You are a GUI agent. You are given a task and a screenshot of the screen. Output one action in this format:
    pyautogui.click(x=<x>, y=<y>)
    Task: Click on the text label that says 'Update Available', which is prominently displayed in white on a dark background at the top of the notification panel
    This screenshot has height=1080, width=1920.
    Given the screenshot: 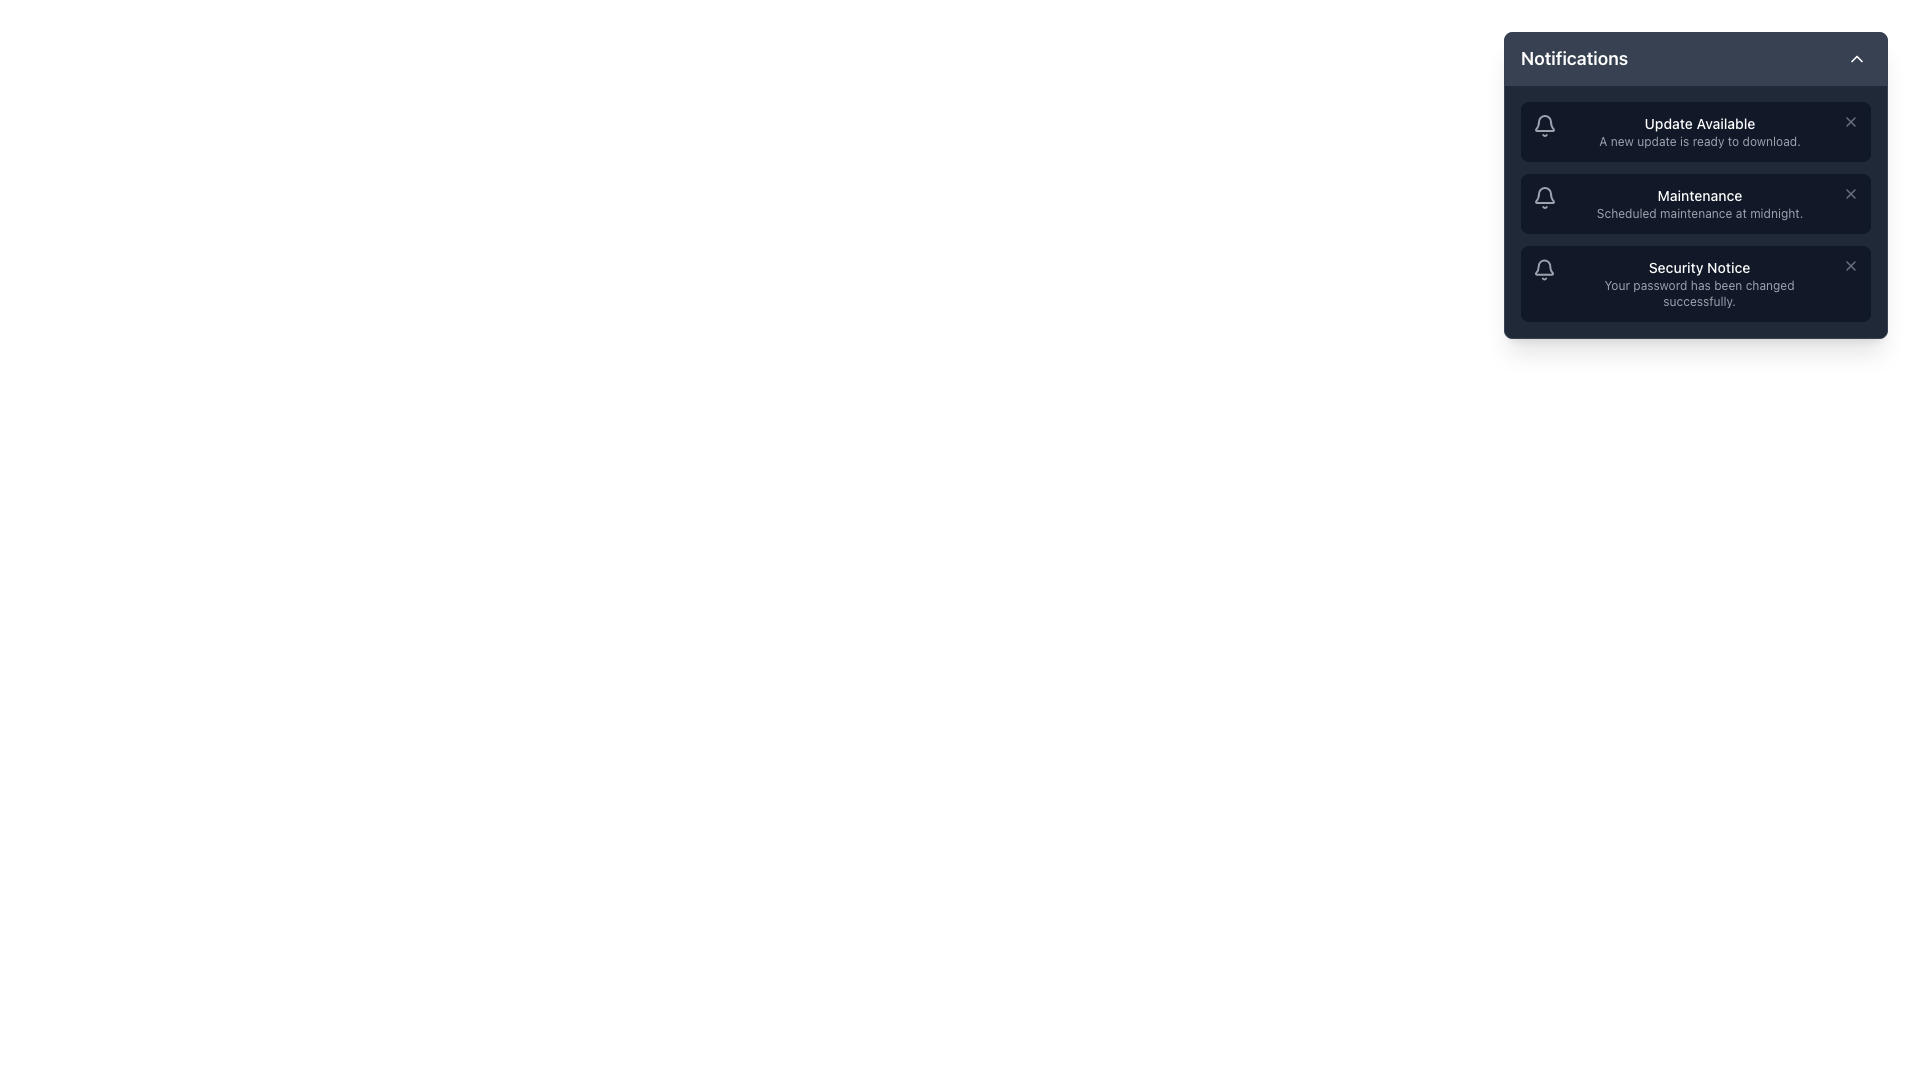 What is the action you would take?
    pyautogui.click(x=1698, y=123)
    